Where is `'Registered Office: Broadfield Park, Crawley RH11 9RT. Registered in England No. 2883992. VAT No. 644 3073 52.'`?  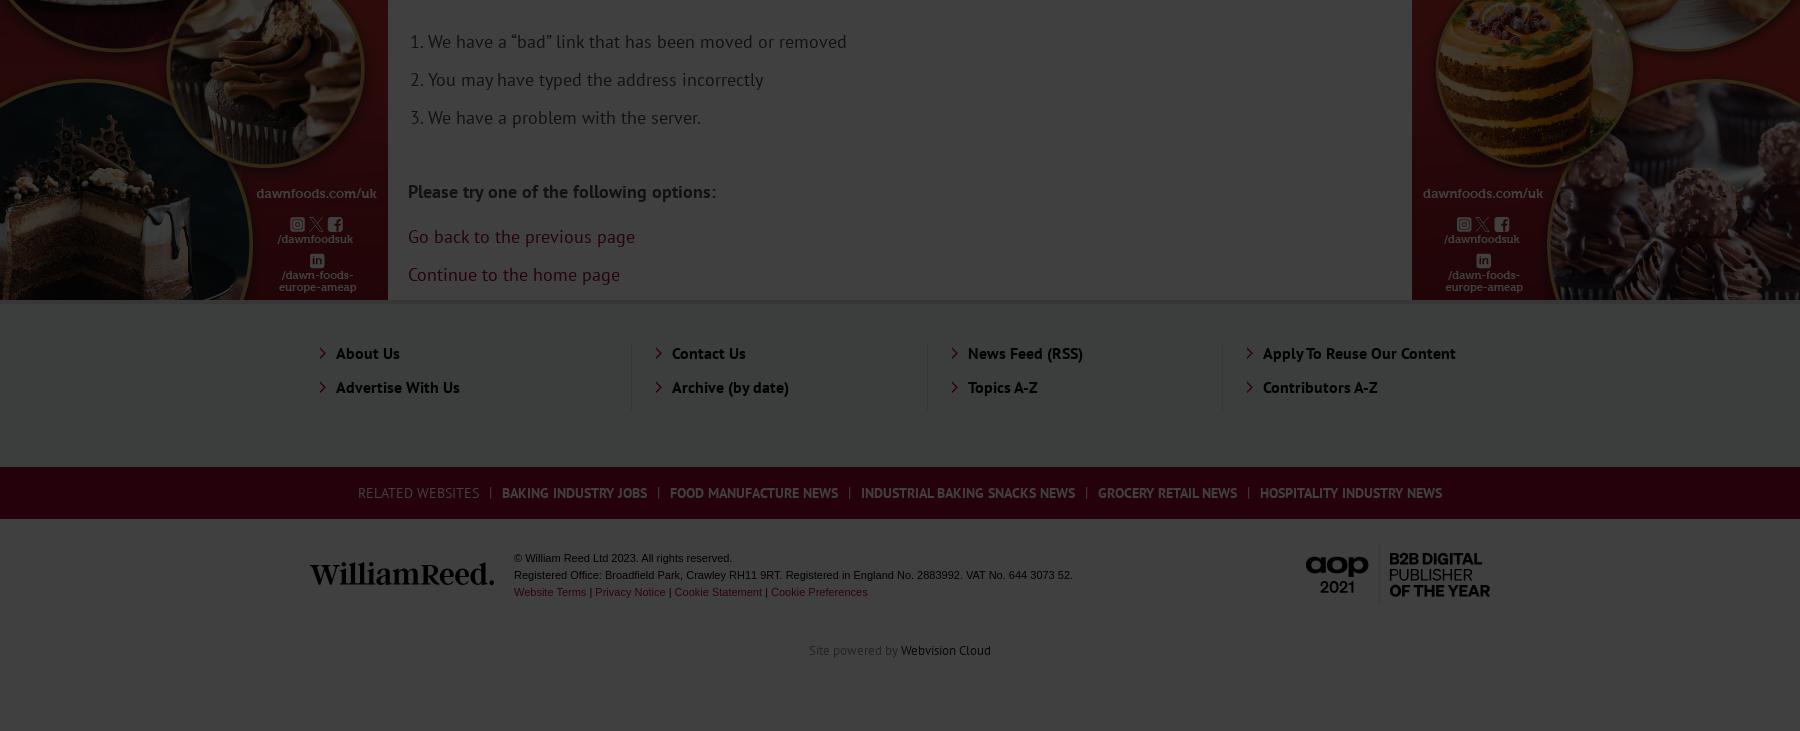
'Registered Office: Broadfield Park, Crawley RH11 9RT. Registered in England No. 2883992. VAT No. 644 3073 52.' is located at coordinates (793, 574).